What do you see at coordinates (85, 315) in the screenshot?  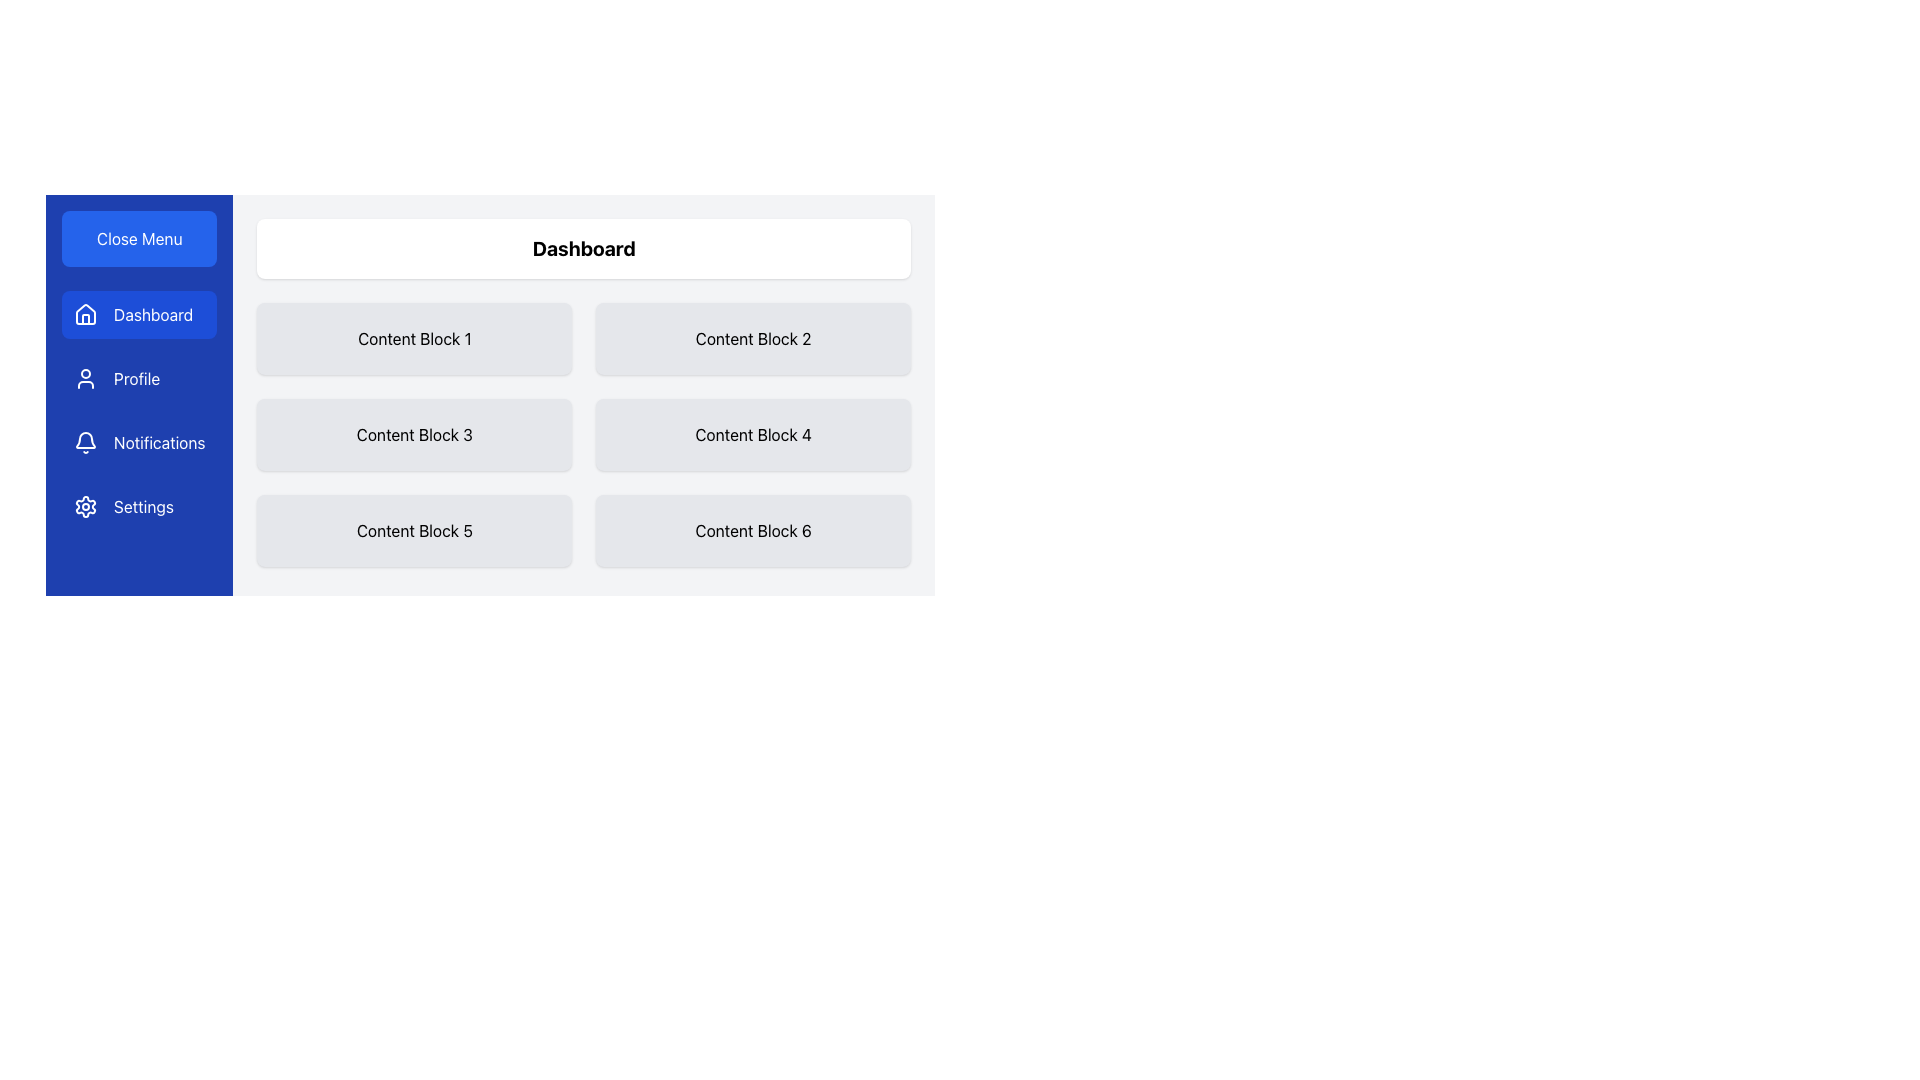 I see `the SVG icon representing the 'Dashboard' section located on the left navigation menu next to the 'Dashboard' label` at bounding box center [85, 315].